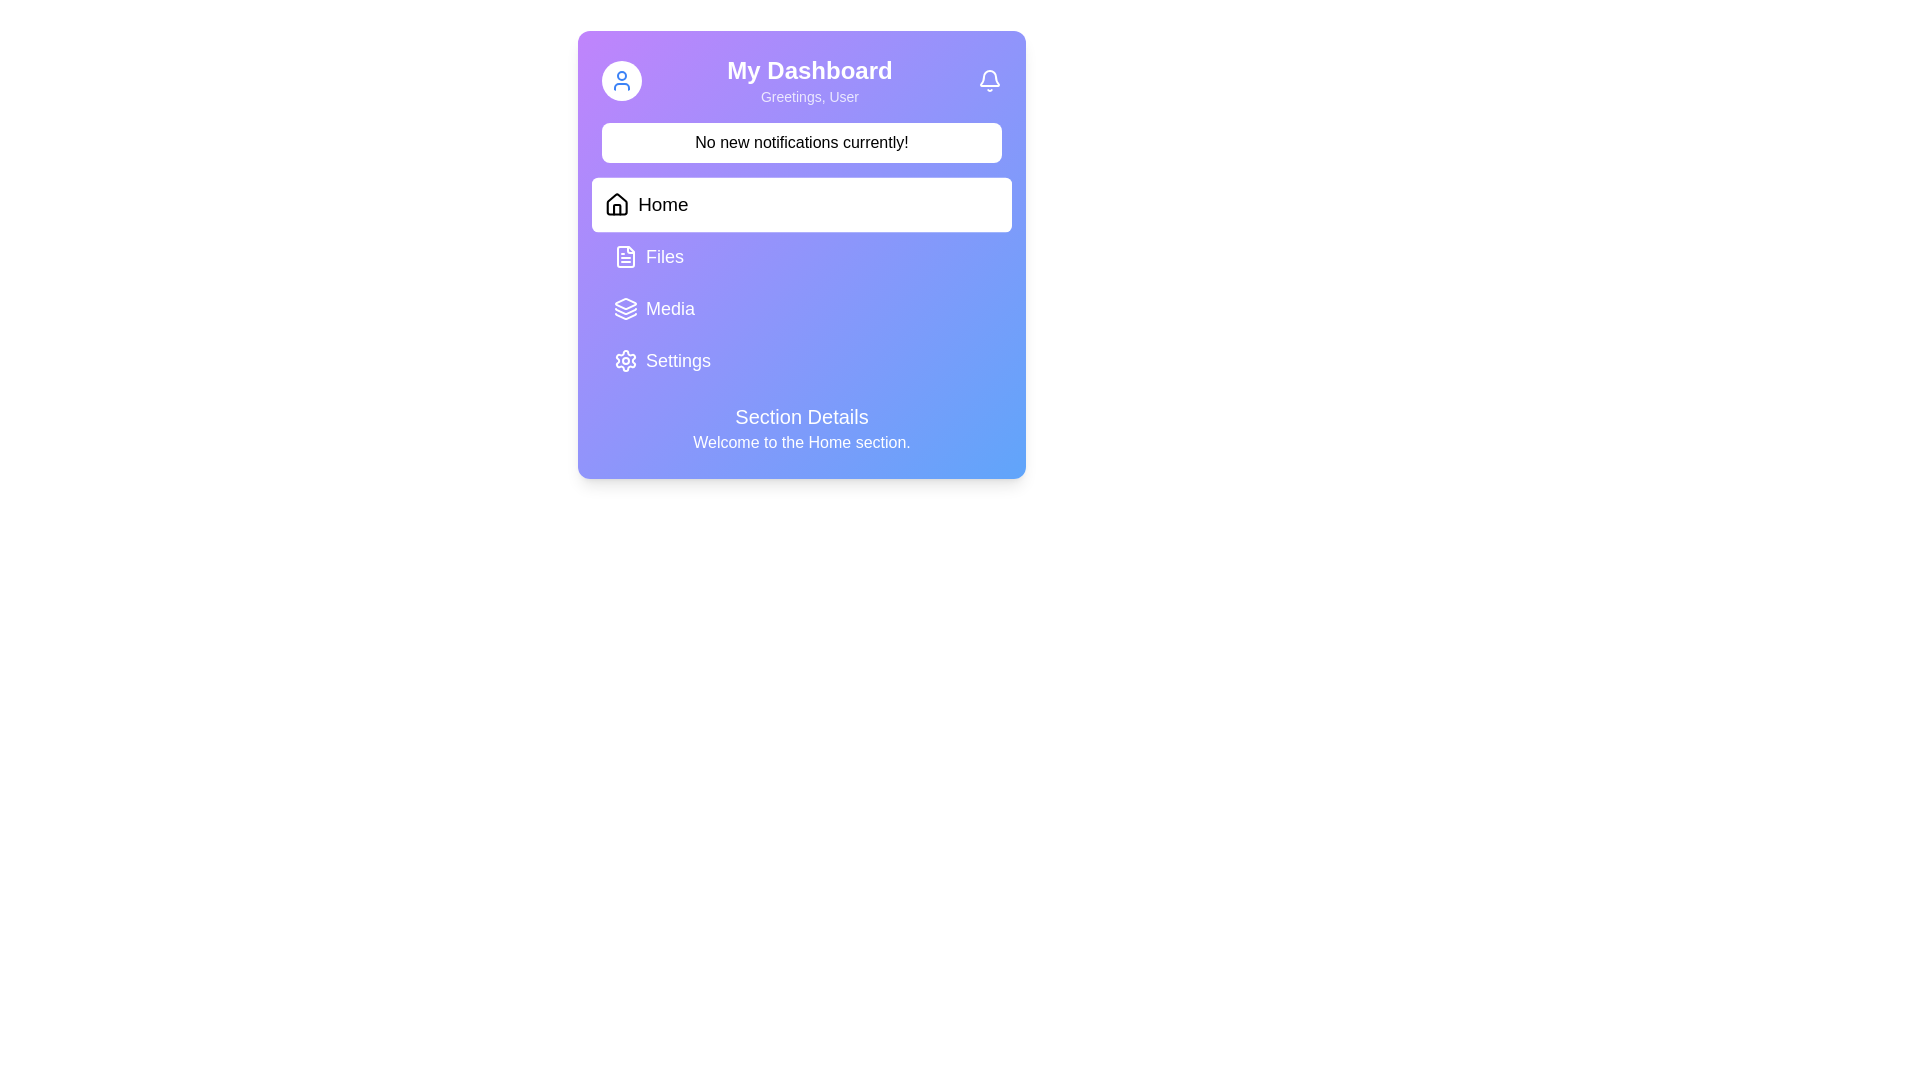 The image size is (1920, 1080). Describe the element at coordinates (624, 304) in the screenshot. I see `the decorative icon representing a 'layer' concept located in the top-right quadrant of the interface within a sidebar-like structure` at that location.